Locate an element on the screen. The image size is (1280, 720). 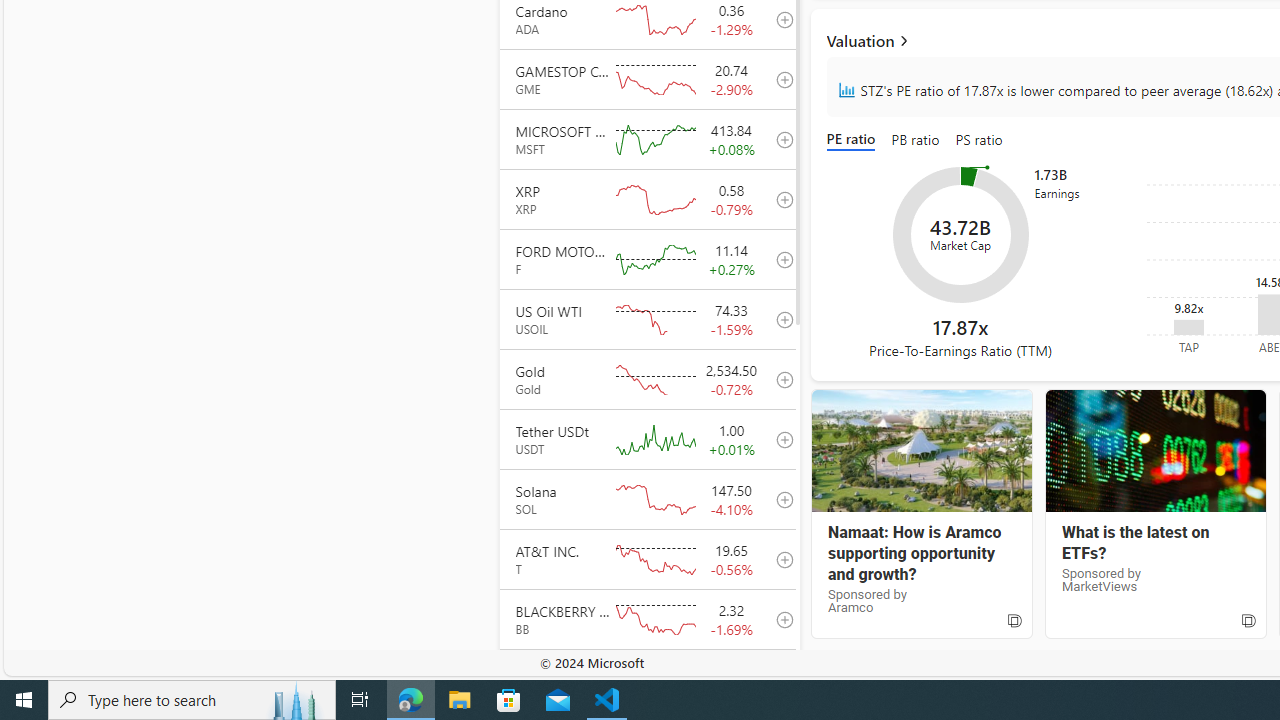
'Class: recharts-surface' is located at coordinates (960, 234).